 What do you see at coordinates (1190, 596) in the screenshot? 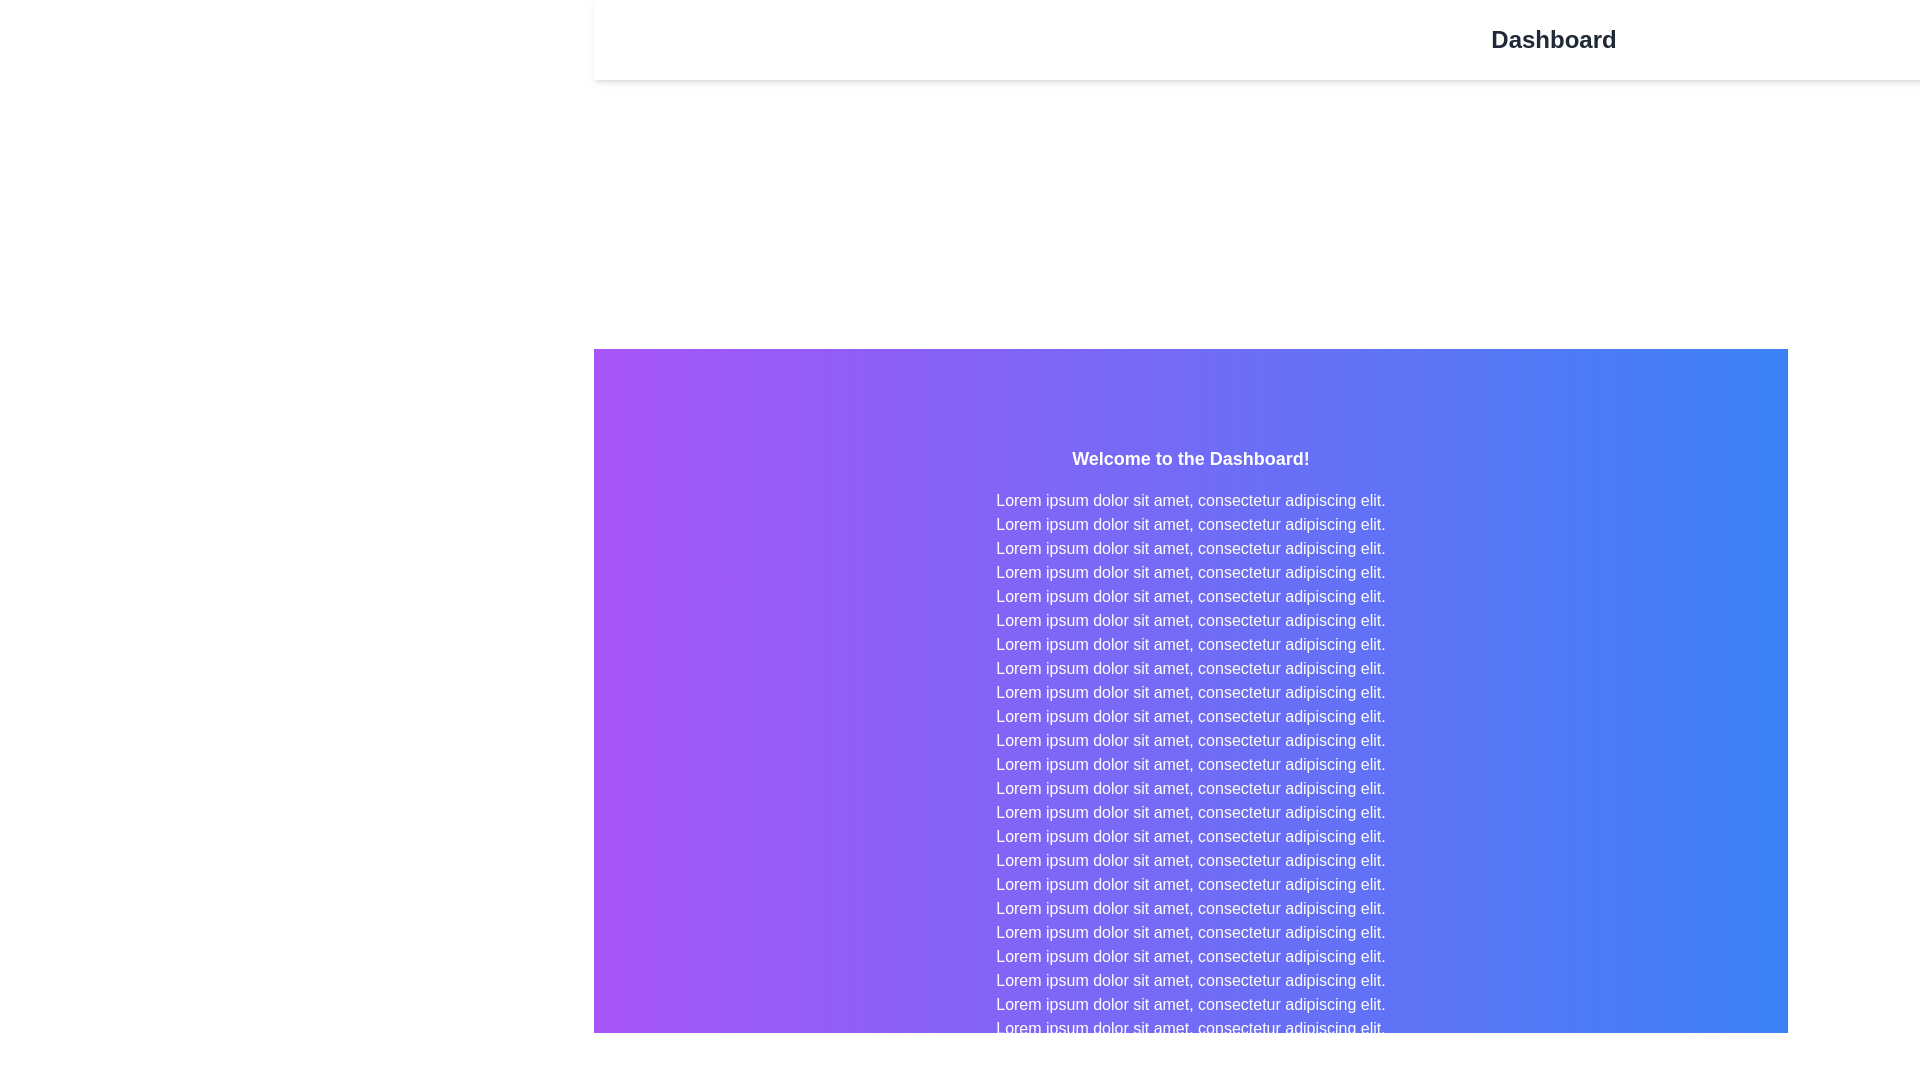
I see `the sixth static text label that displays a message under the heading 'Welcome to the Dashboard!'` at bounding box center [1190, 596].